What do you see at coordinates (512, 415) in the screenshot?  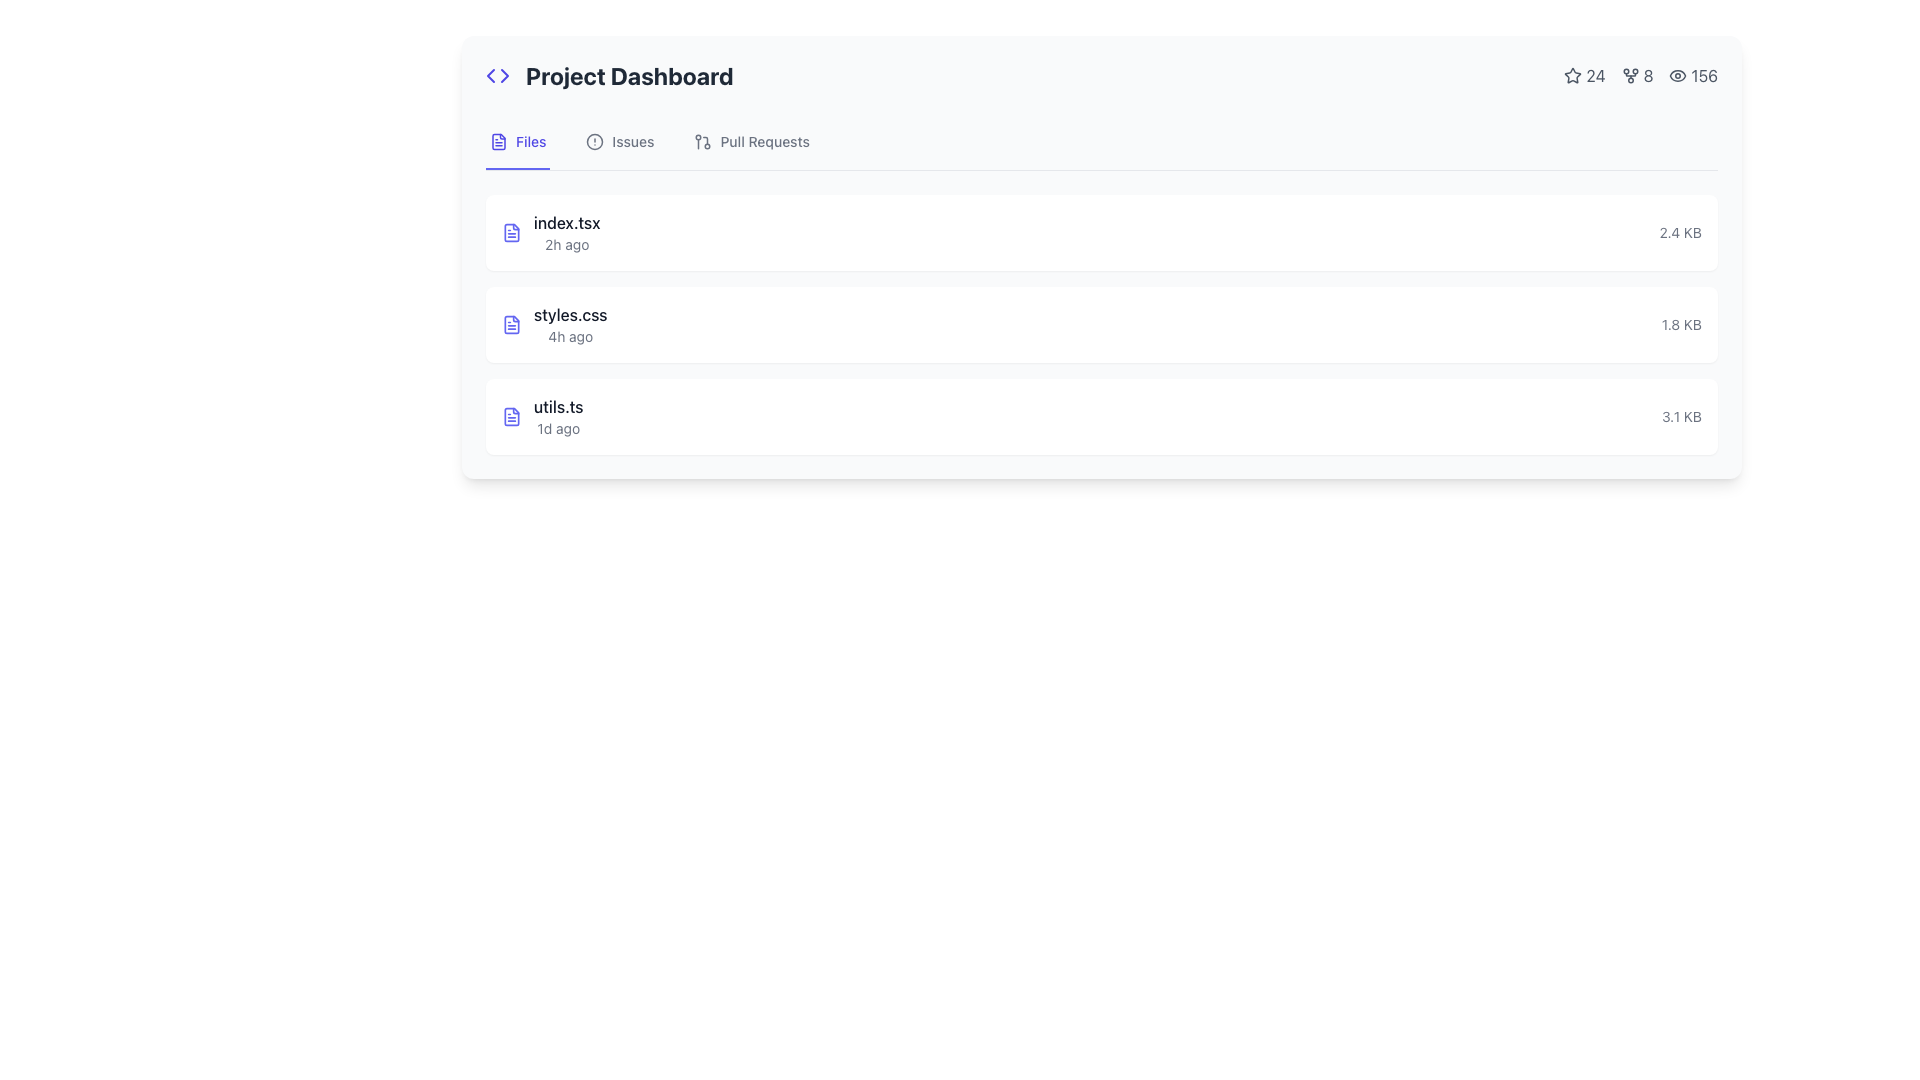 I see `the document file icon, which is a vibrant indigo representation of a file, located to the left of the text 'utils.ts' in the file list interface` at bounding box center [512, 415].